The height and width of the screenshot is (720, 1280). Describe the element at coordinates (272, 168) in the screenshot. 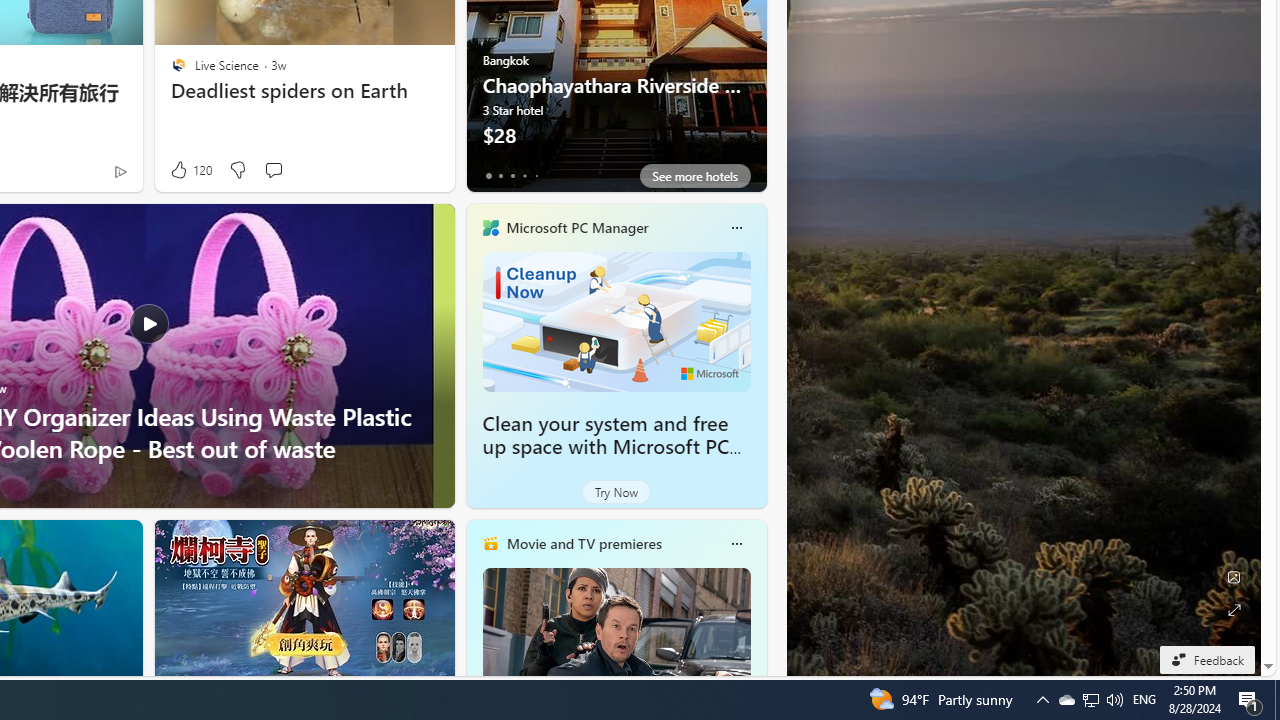

I see `'Start the conversation'` at that location.